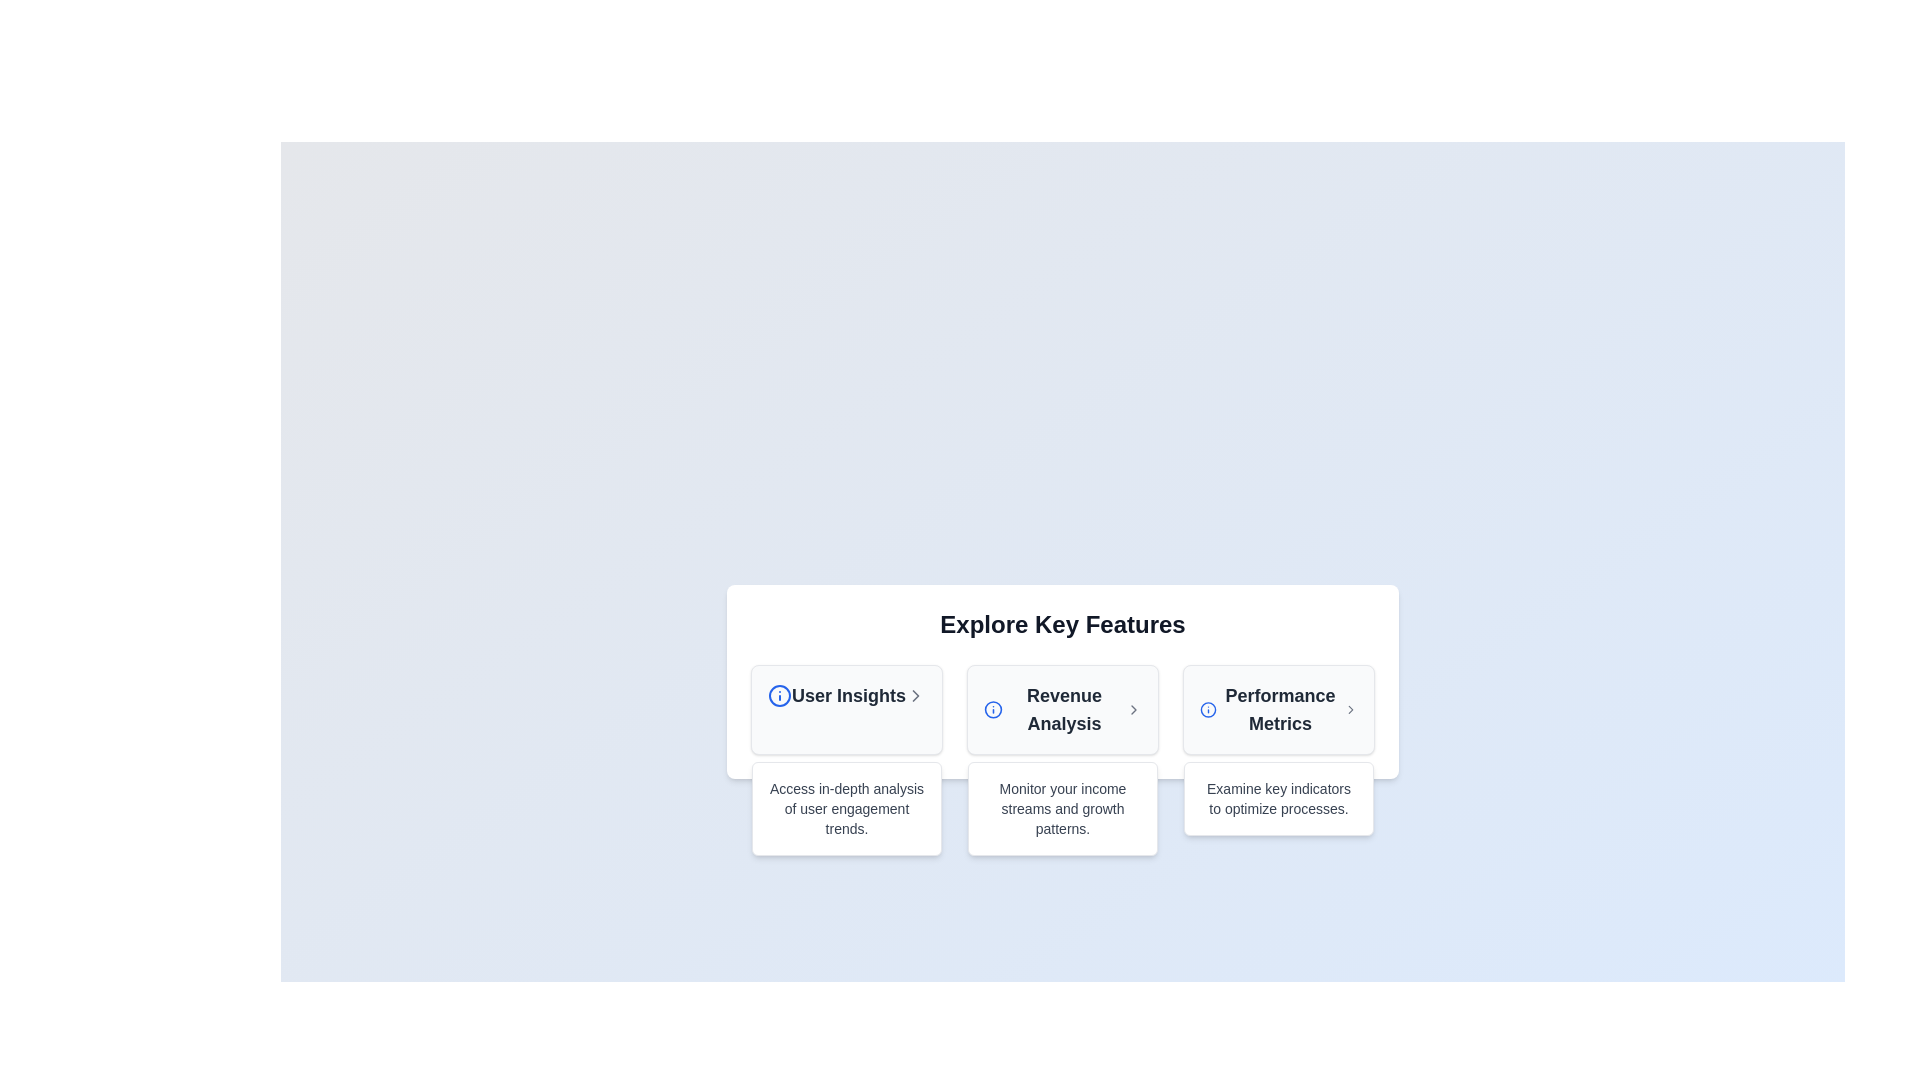 The width and height of the screenshot is (1920, 1080). What do you see at coordinates (1063, 708) in the screenshot?
I see `the text label that serves as a title for the second card in the 'Explore Key Features' section, which is related to revenue and financial analysis` at bounding box center [1063, 708].